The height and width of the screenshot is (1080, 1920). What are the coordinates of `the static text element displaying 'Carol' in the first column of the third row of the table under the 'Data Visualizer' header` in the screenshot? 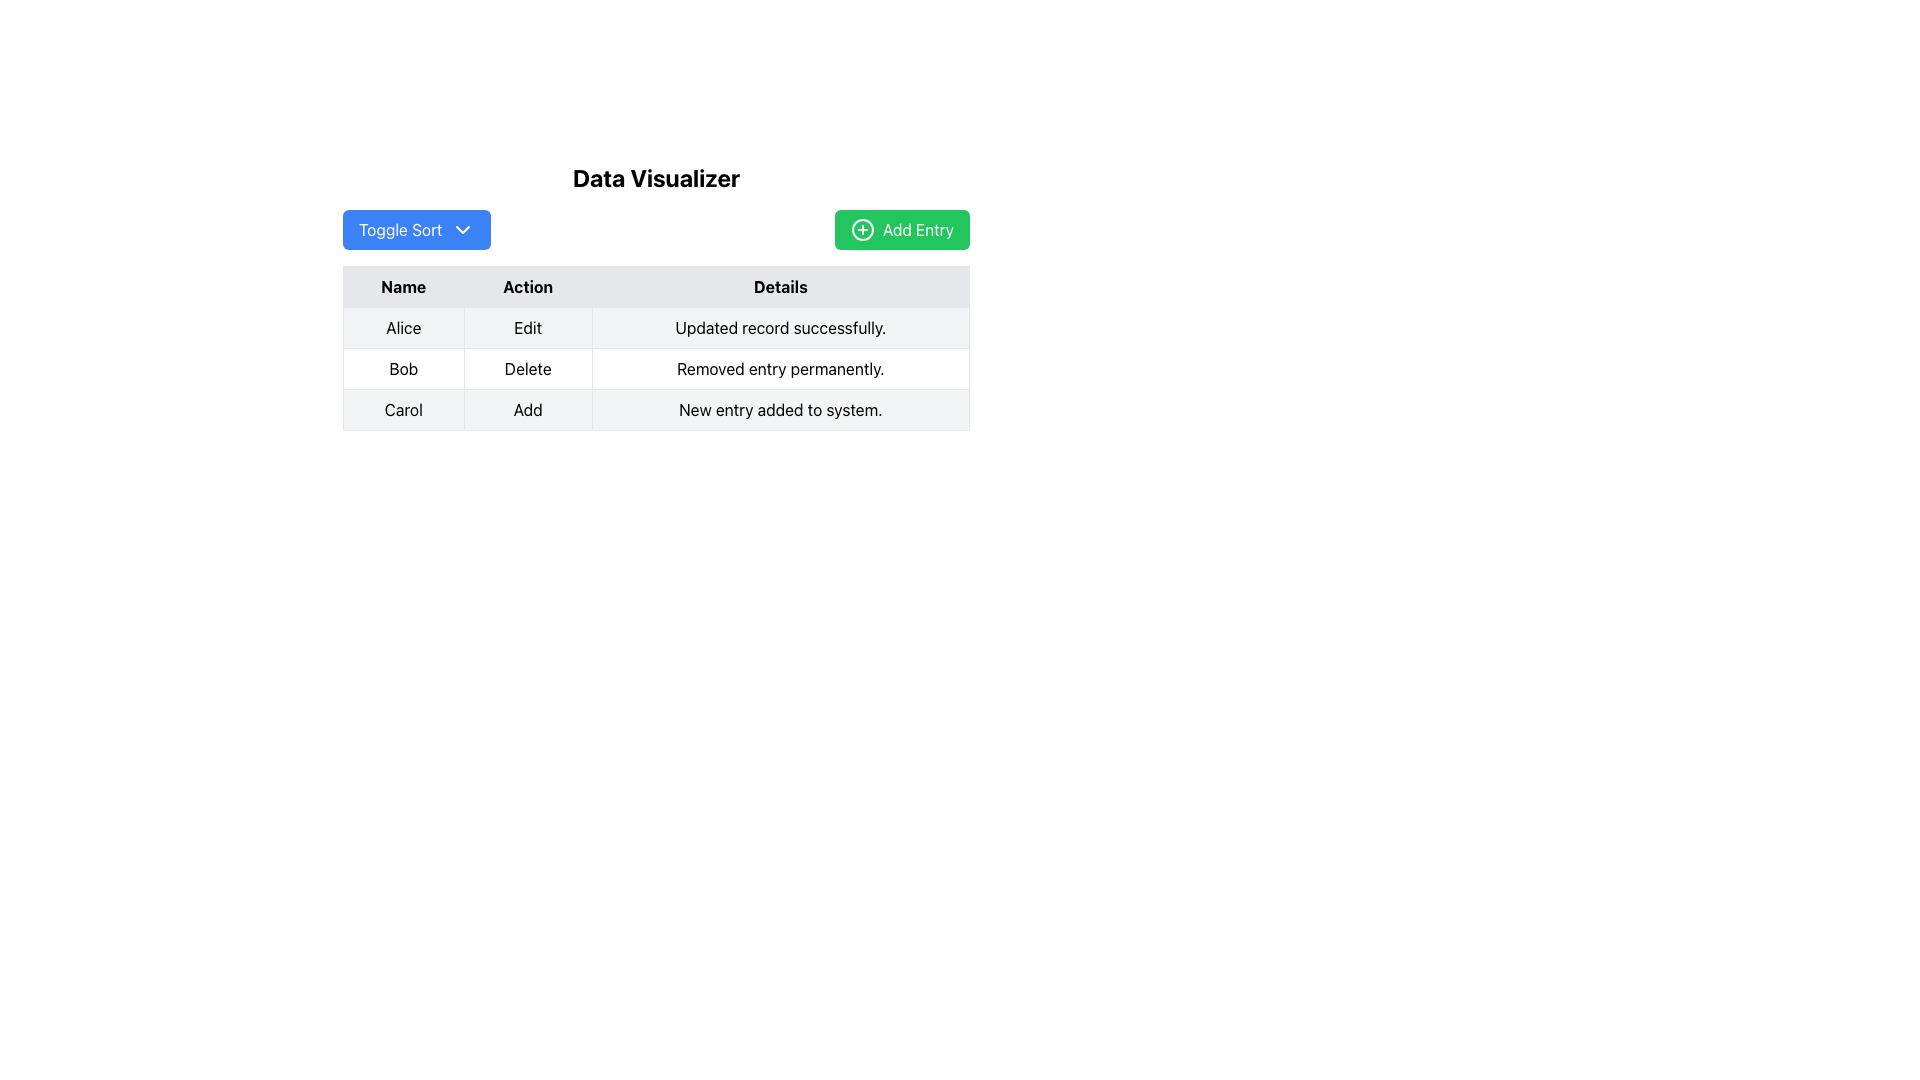 It's located at (402, 408).